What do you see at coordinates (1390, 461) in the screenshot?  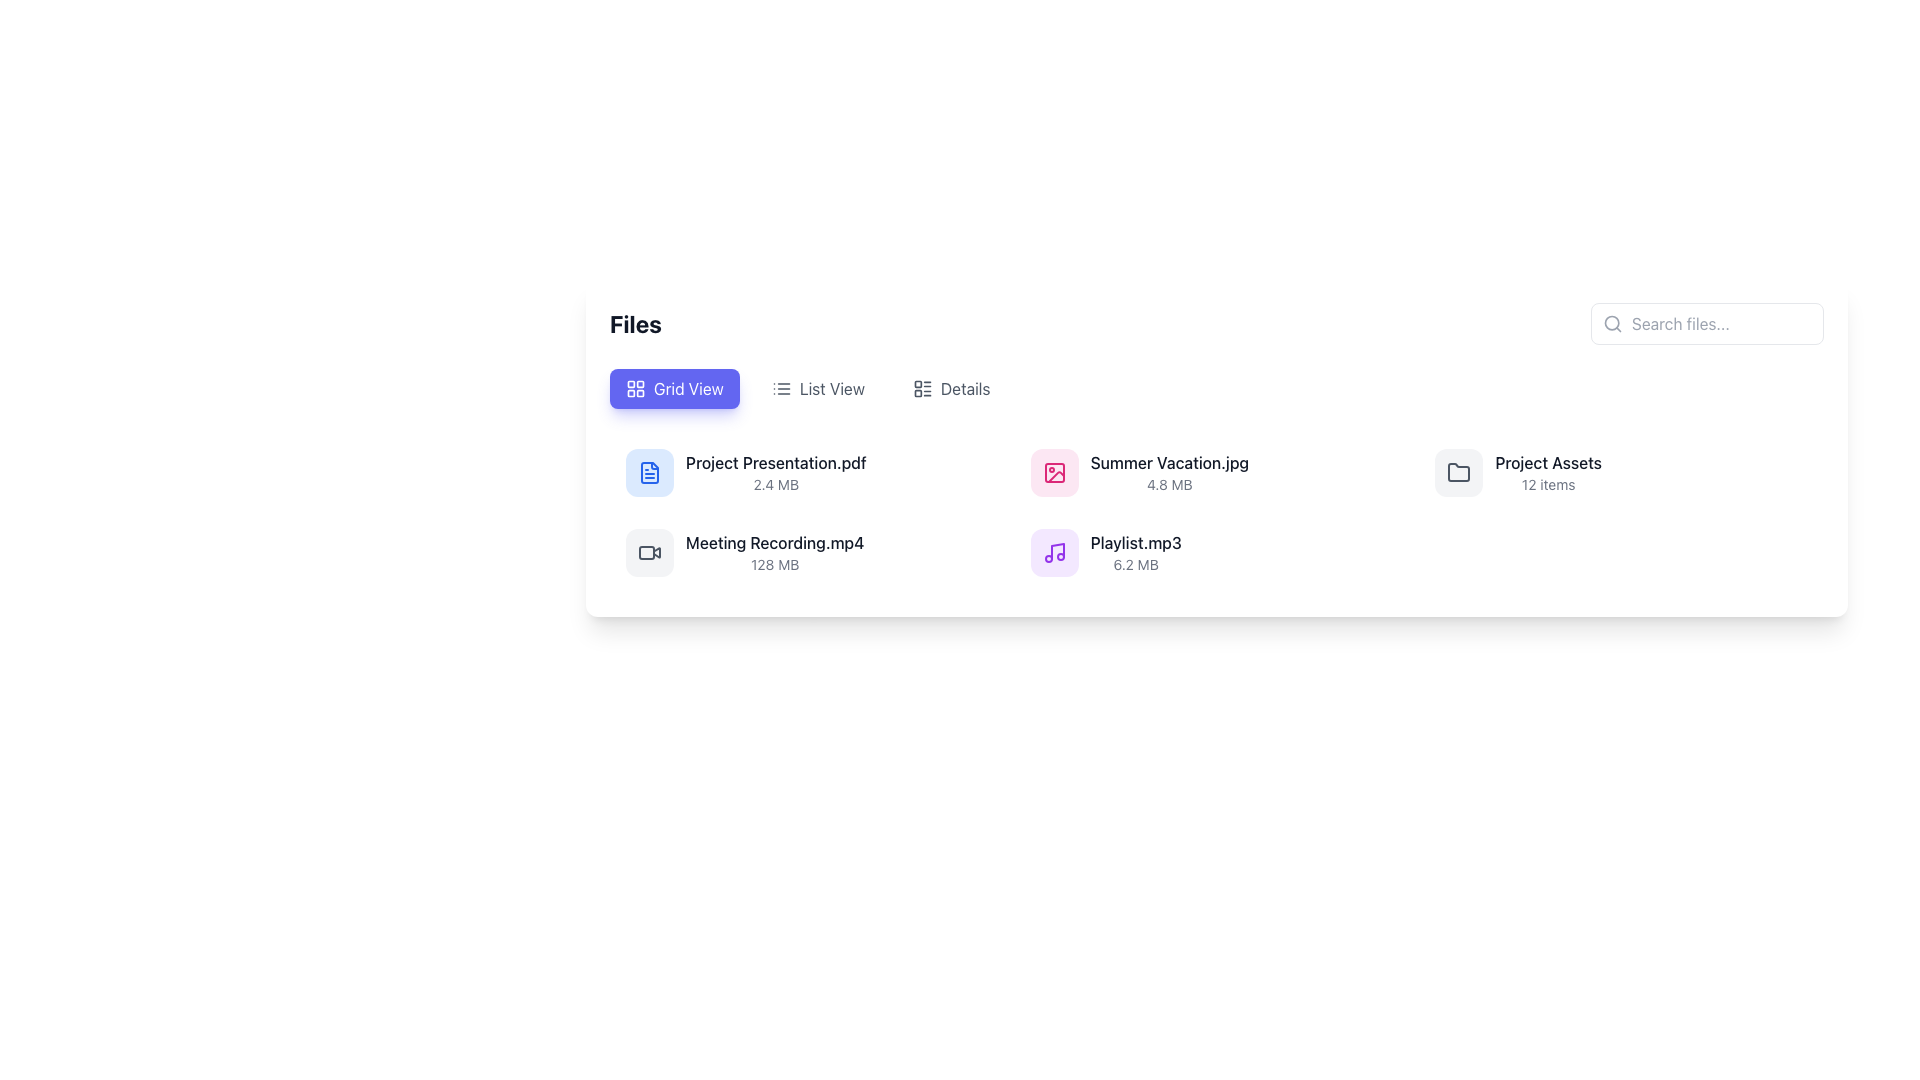 I see `the menu trigger button located at the top-right corner of the 'Summer Vacation.jpg' card to change its background opacity` at bounding box center [1390, 461].